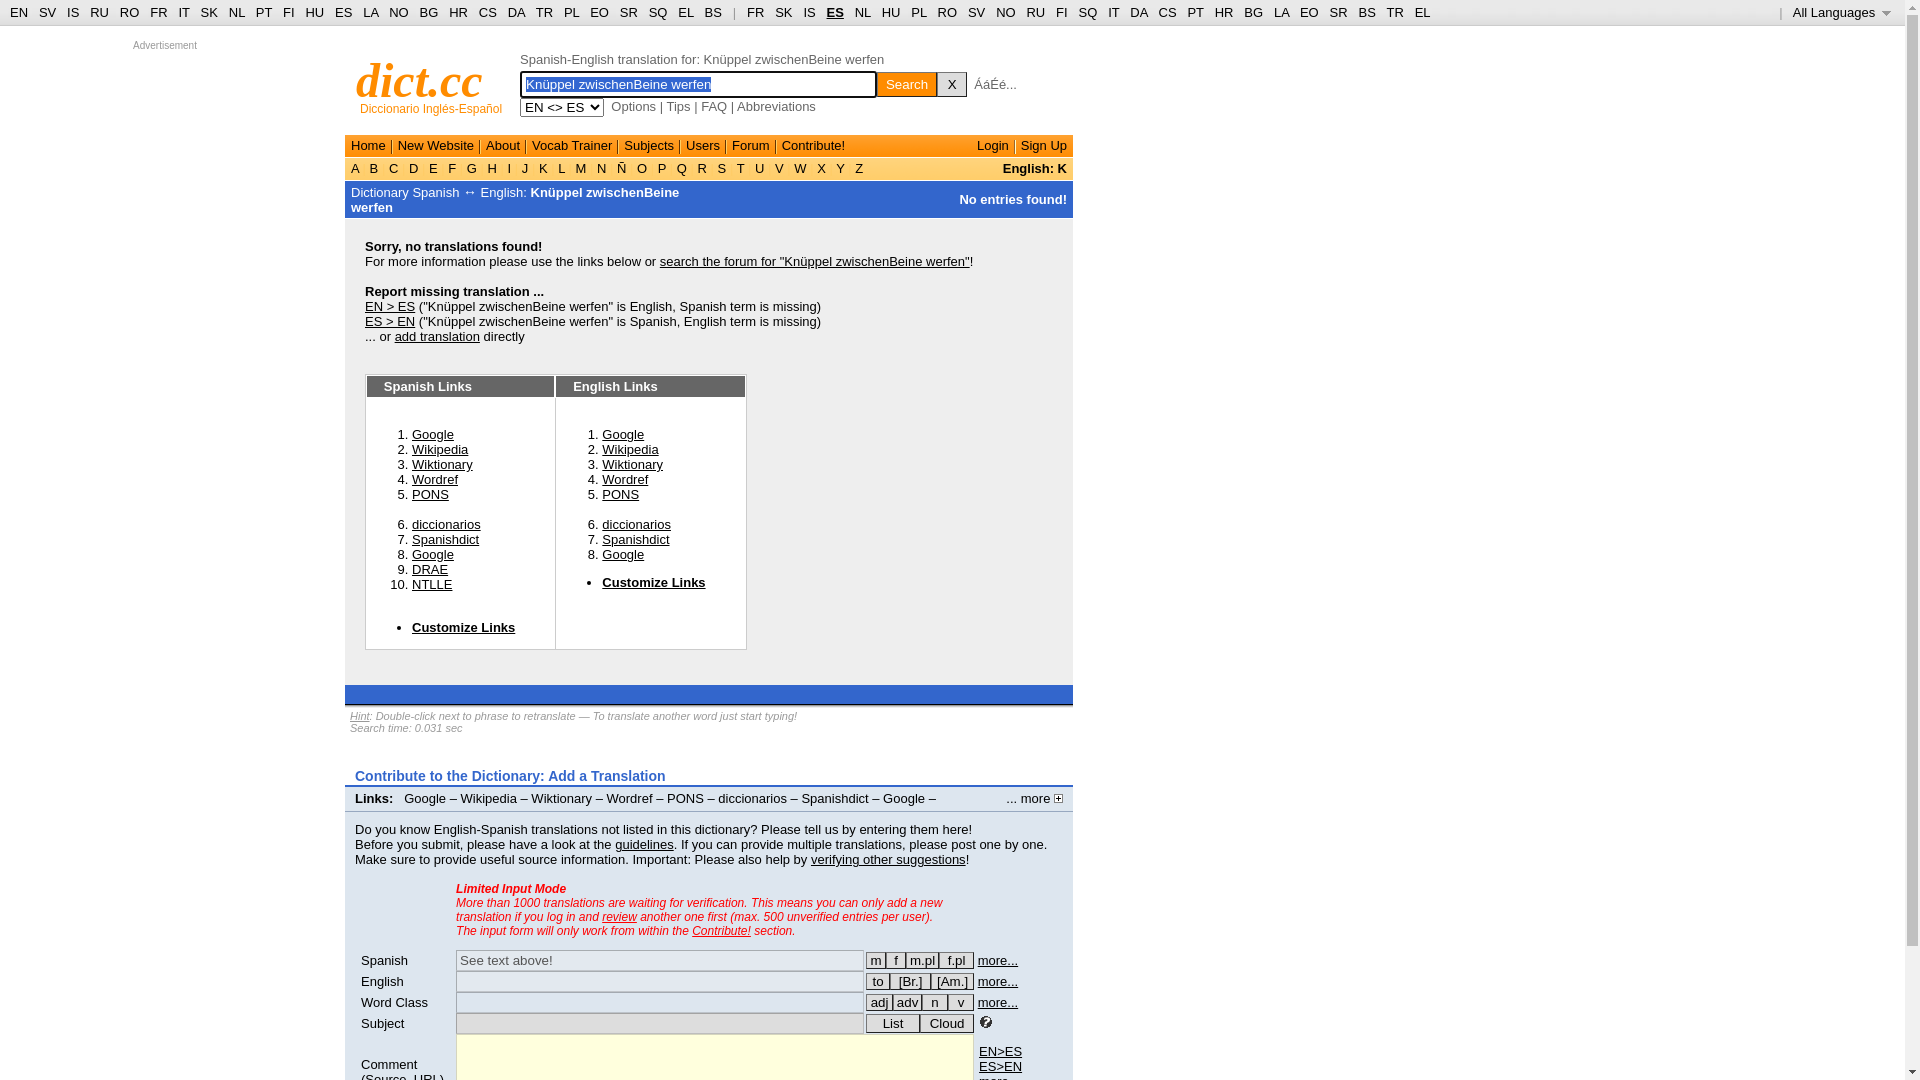 The height and width of the screenshot is (1080, 1920). Describe the element at coordinates (754, 12) in the screenshot. I see `'FR'` at that location.